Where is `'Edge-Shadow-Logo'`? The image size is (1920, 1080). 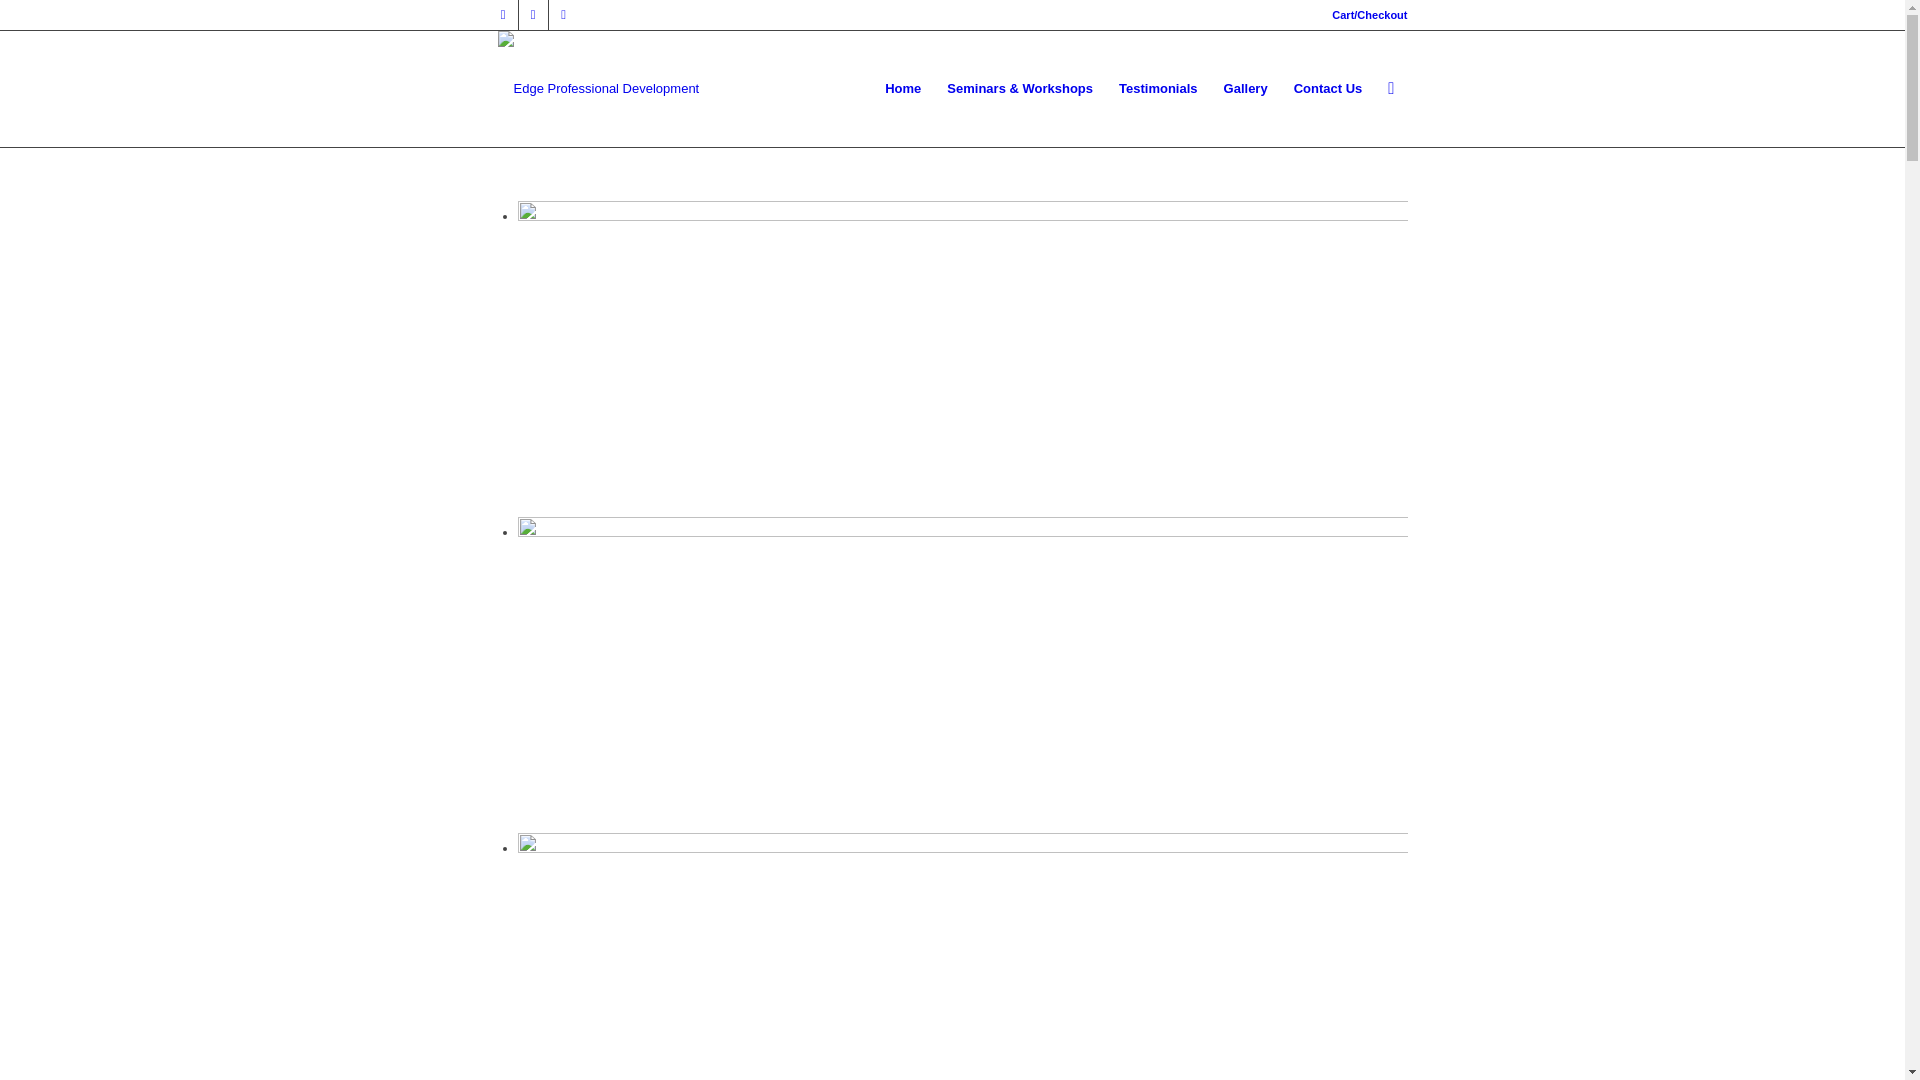
'Edge-Shadow-Logo' is located at coordinates (598, 63).